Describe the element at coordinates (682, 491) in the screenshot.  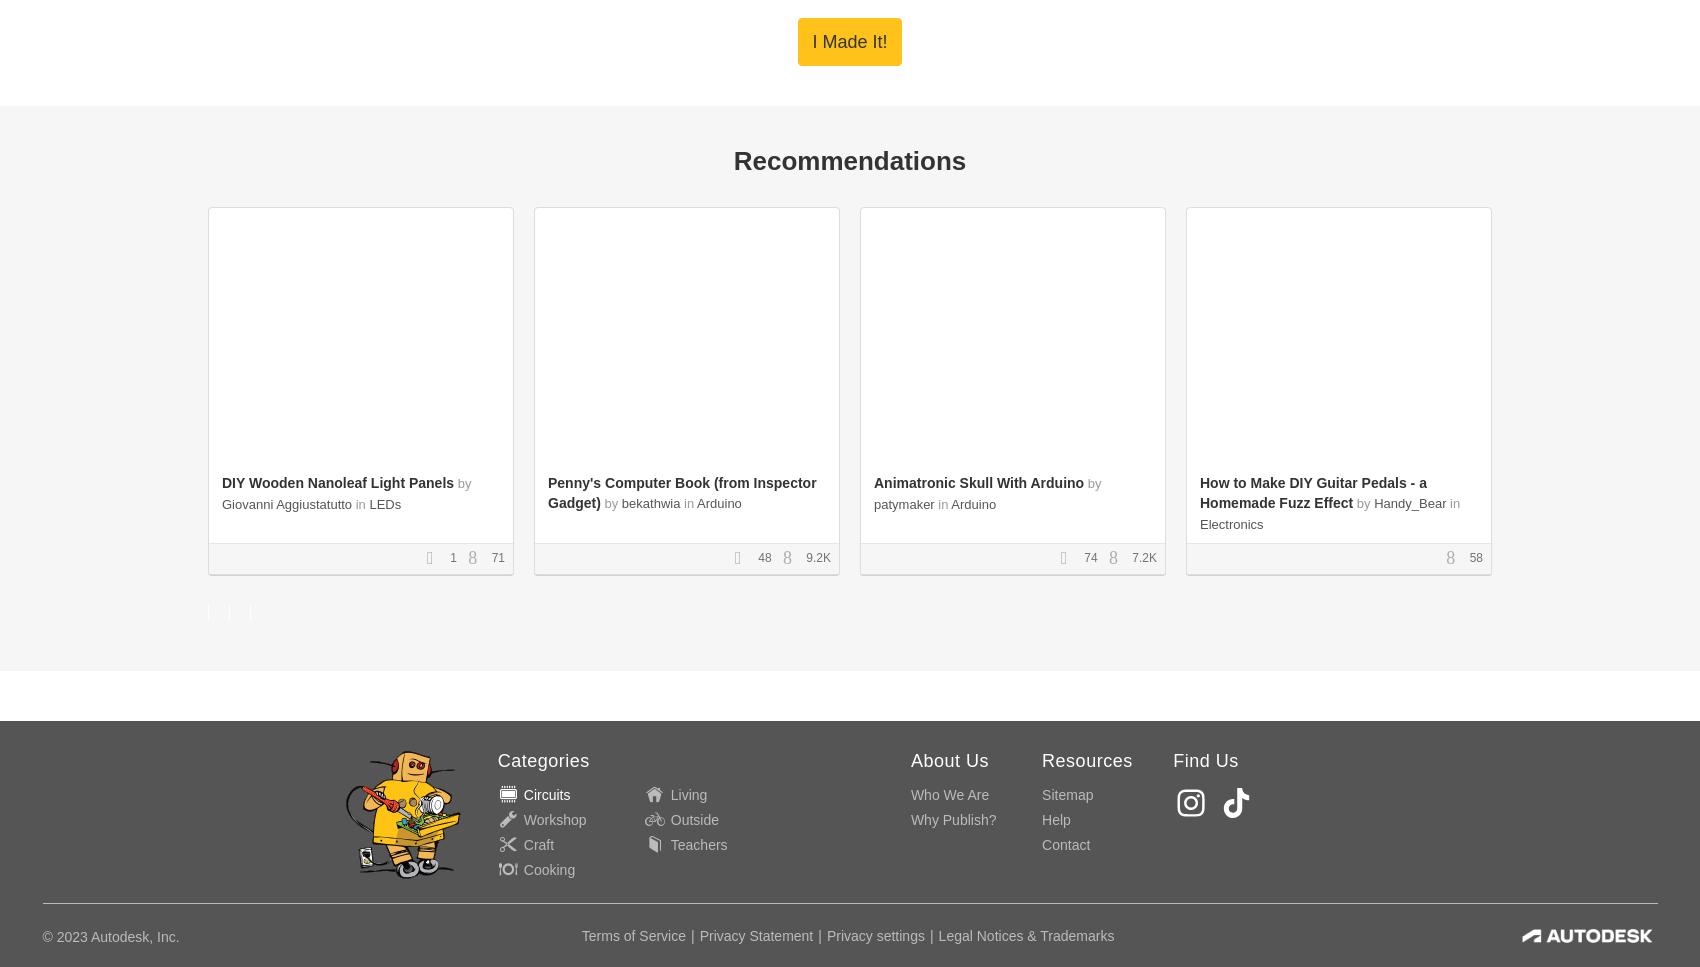
I see `'Penny's Computer Book (from Inspector Gadget)'` at that location.